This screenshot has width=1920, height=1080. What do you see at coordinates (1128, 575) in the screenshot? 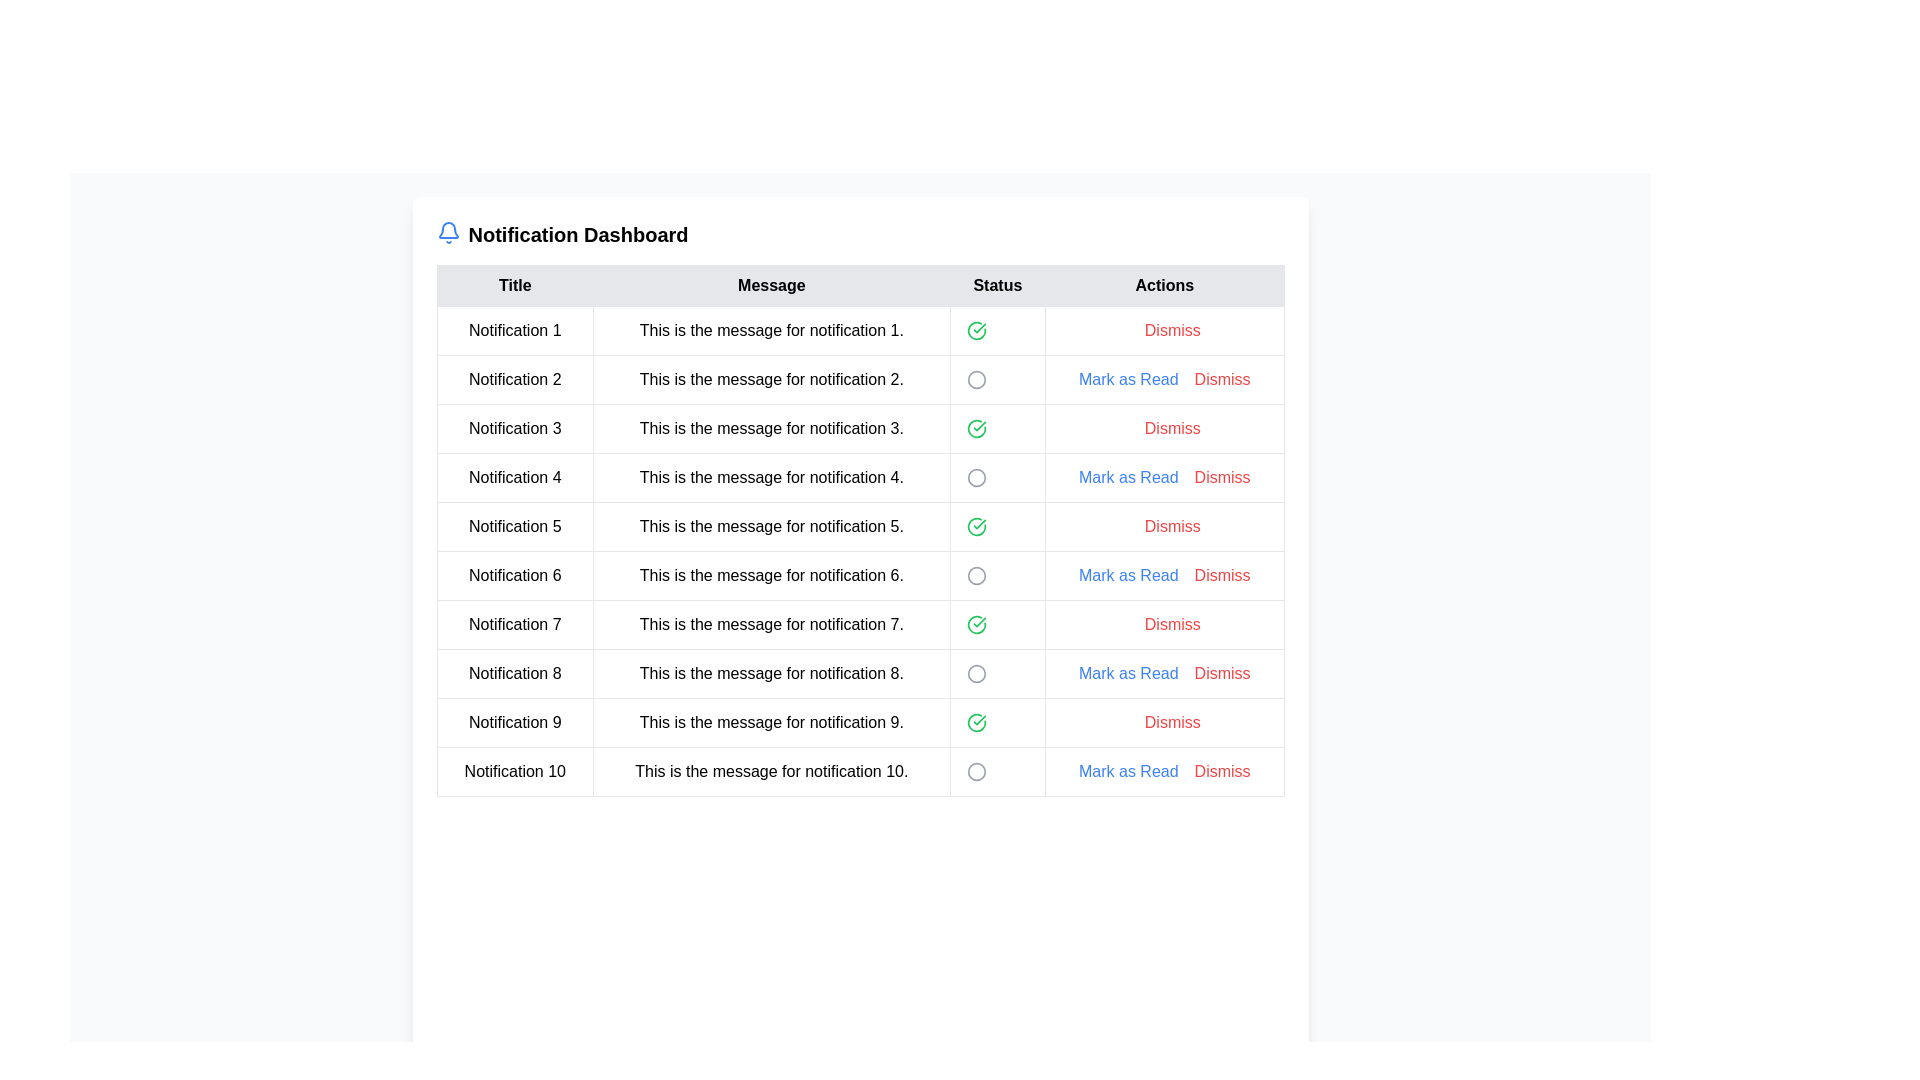
I see `the 'Mark as Read' hyperlink in the sixth row of the Actions column in the notification dashboard` at bounding box center [1128, 575].